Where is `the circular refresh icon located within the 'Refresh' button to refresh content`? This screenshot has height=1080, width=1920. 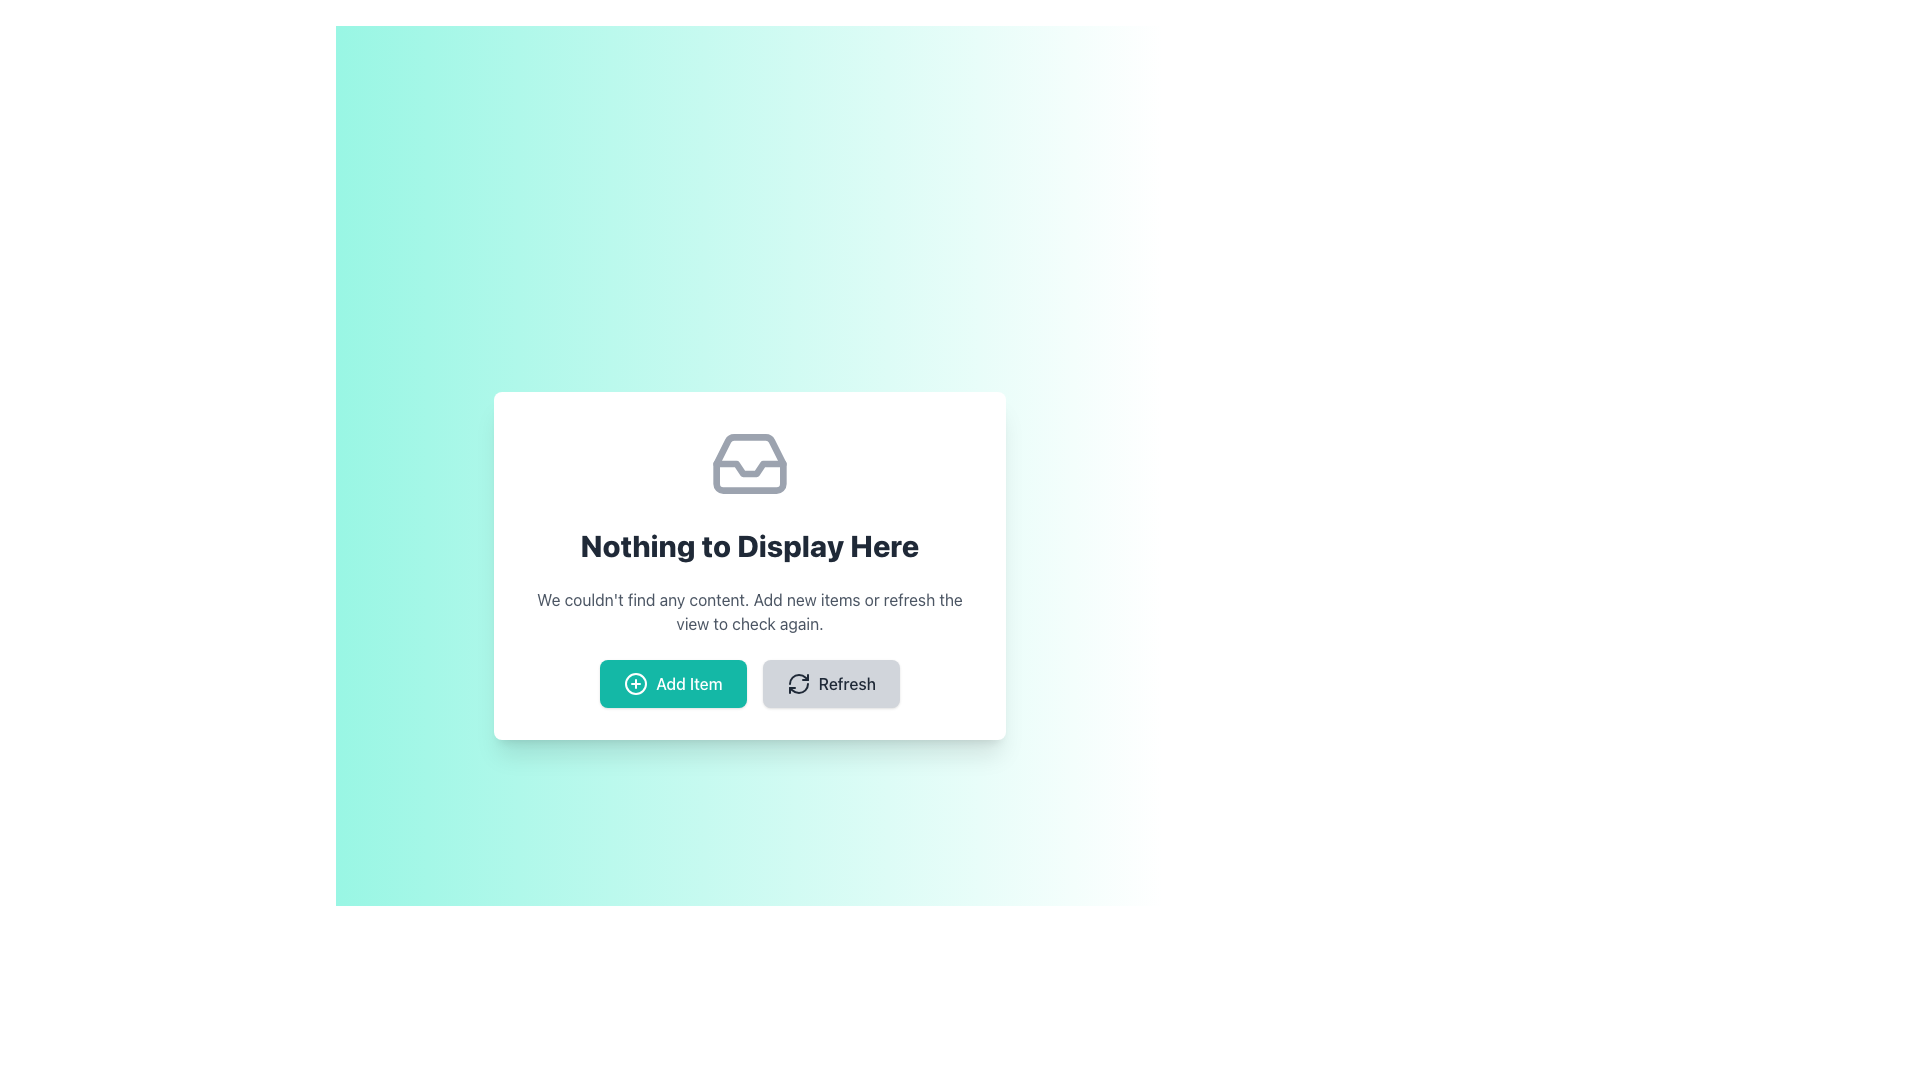 the circular refresh icon located within the 'Refresh' button to refresh content is located at coordinates (797, 682).